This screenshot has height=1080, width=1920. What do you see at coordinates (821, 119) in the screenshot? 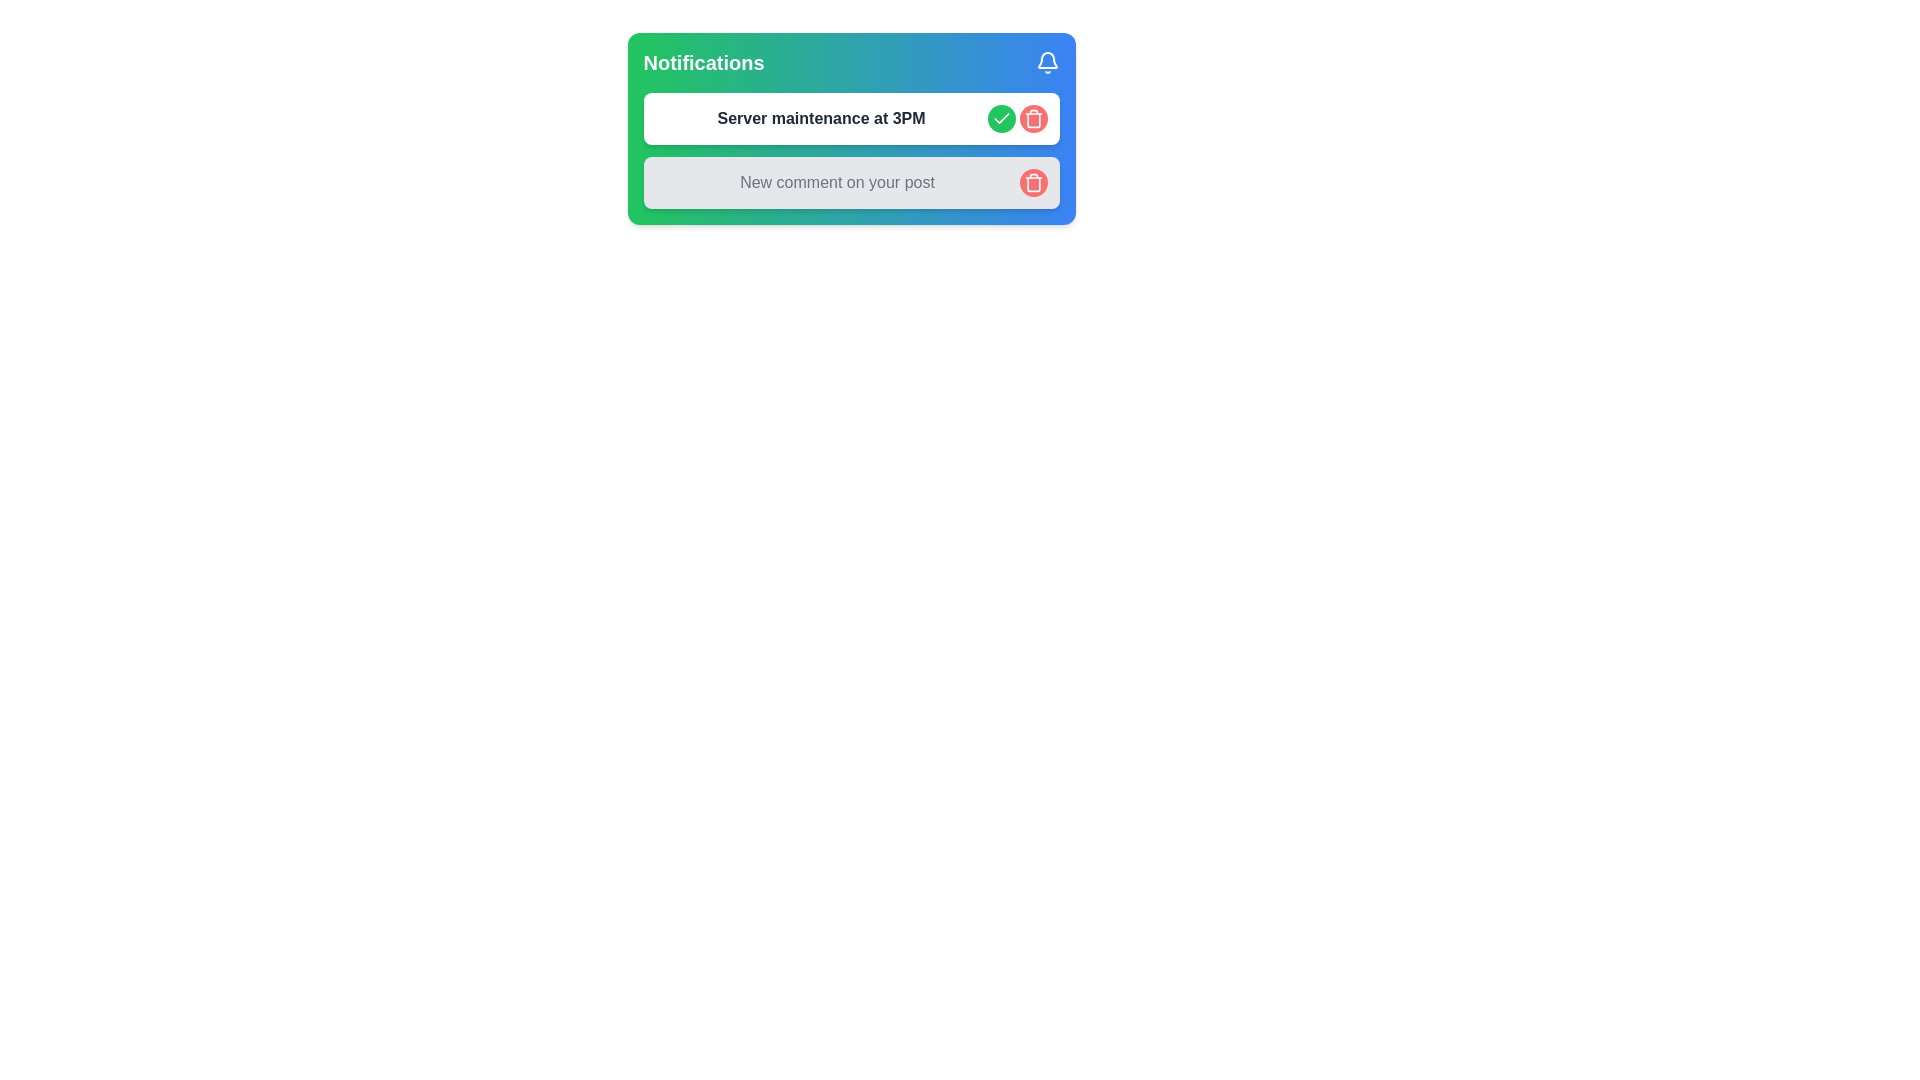
I see `the text label displaying 'Server maintenance at 3PM' within the notification card located underneath the 'Notifications' header` at bounding box center [821, 119].